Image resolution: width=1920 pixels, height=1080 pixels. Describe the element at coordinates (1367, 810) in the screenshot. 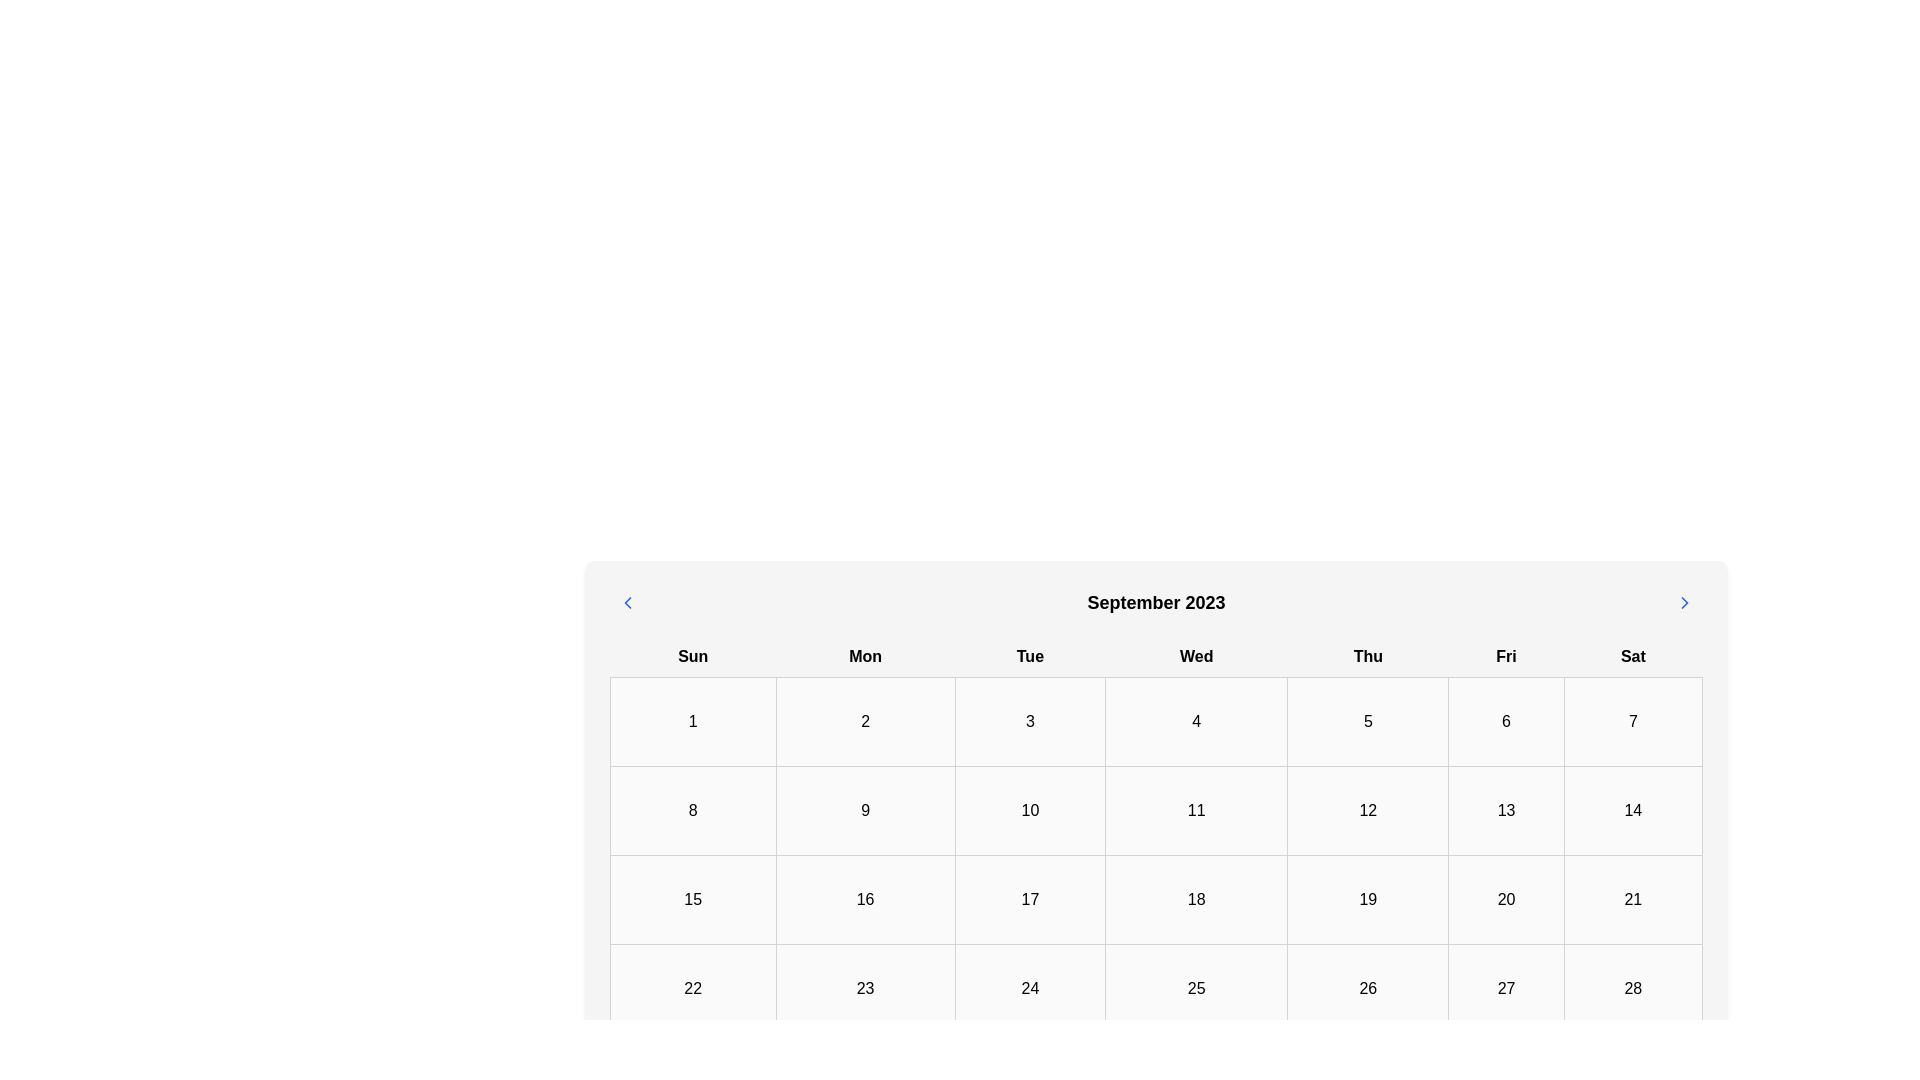

I see `the Calendar Day Cell representing the 12th day of September 2023` at that location.